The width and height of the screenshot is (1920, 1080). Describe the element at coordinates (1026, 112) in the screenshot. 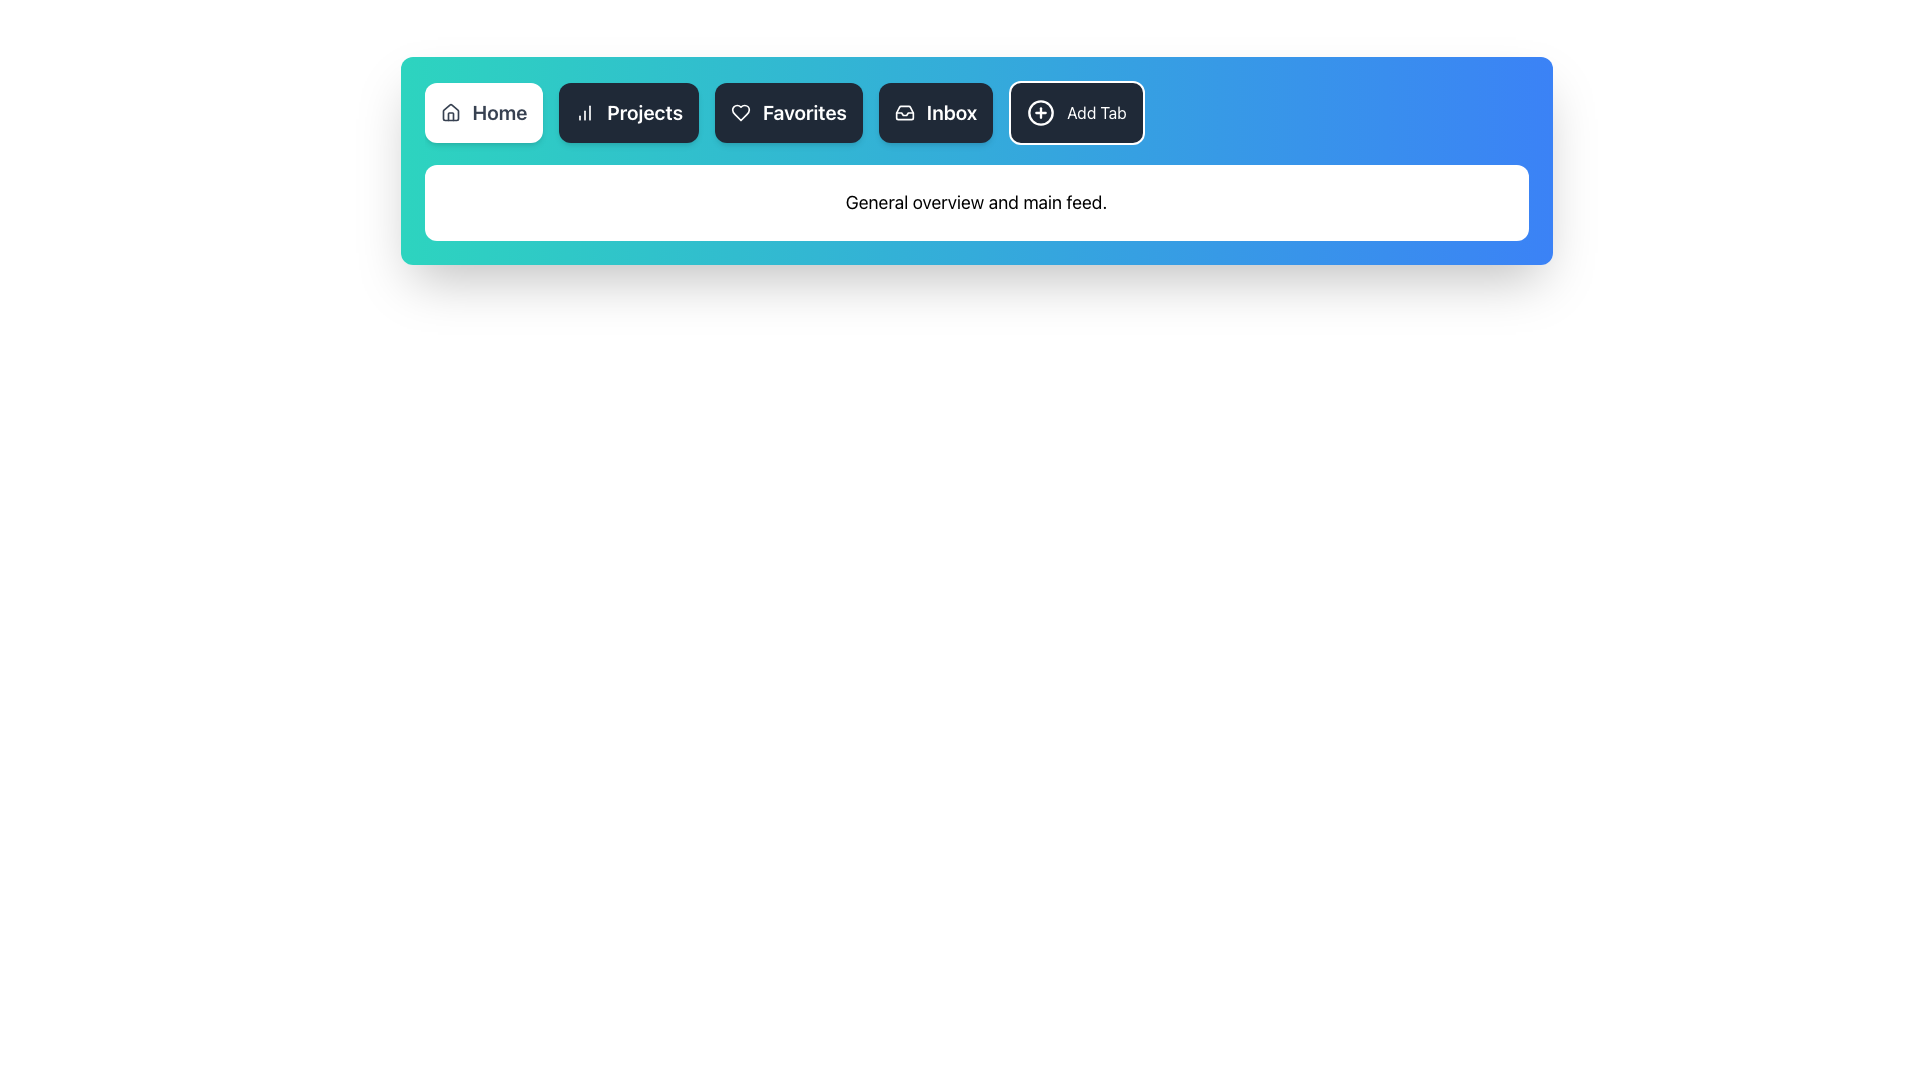

I see `across the buttons of the Navigation Toolbar located at the upper section of the interface, which includes buttons for 'Home', 'Projects', 'Favorites', 'Inbox', and 'Add Tab'` at that location.